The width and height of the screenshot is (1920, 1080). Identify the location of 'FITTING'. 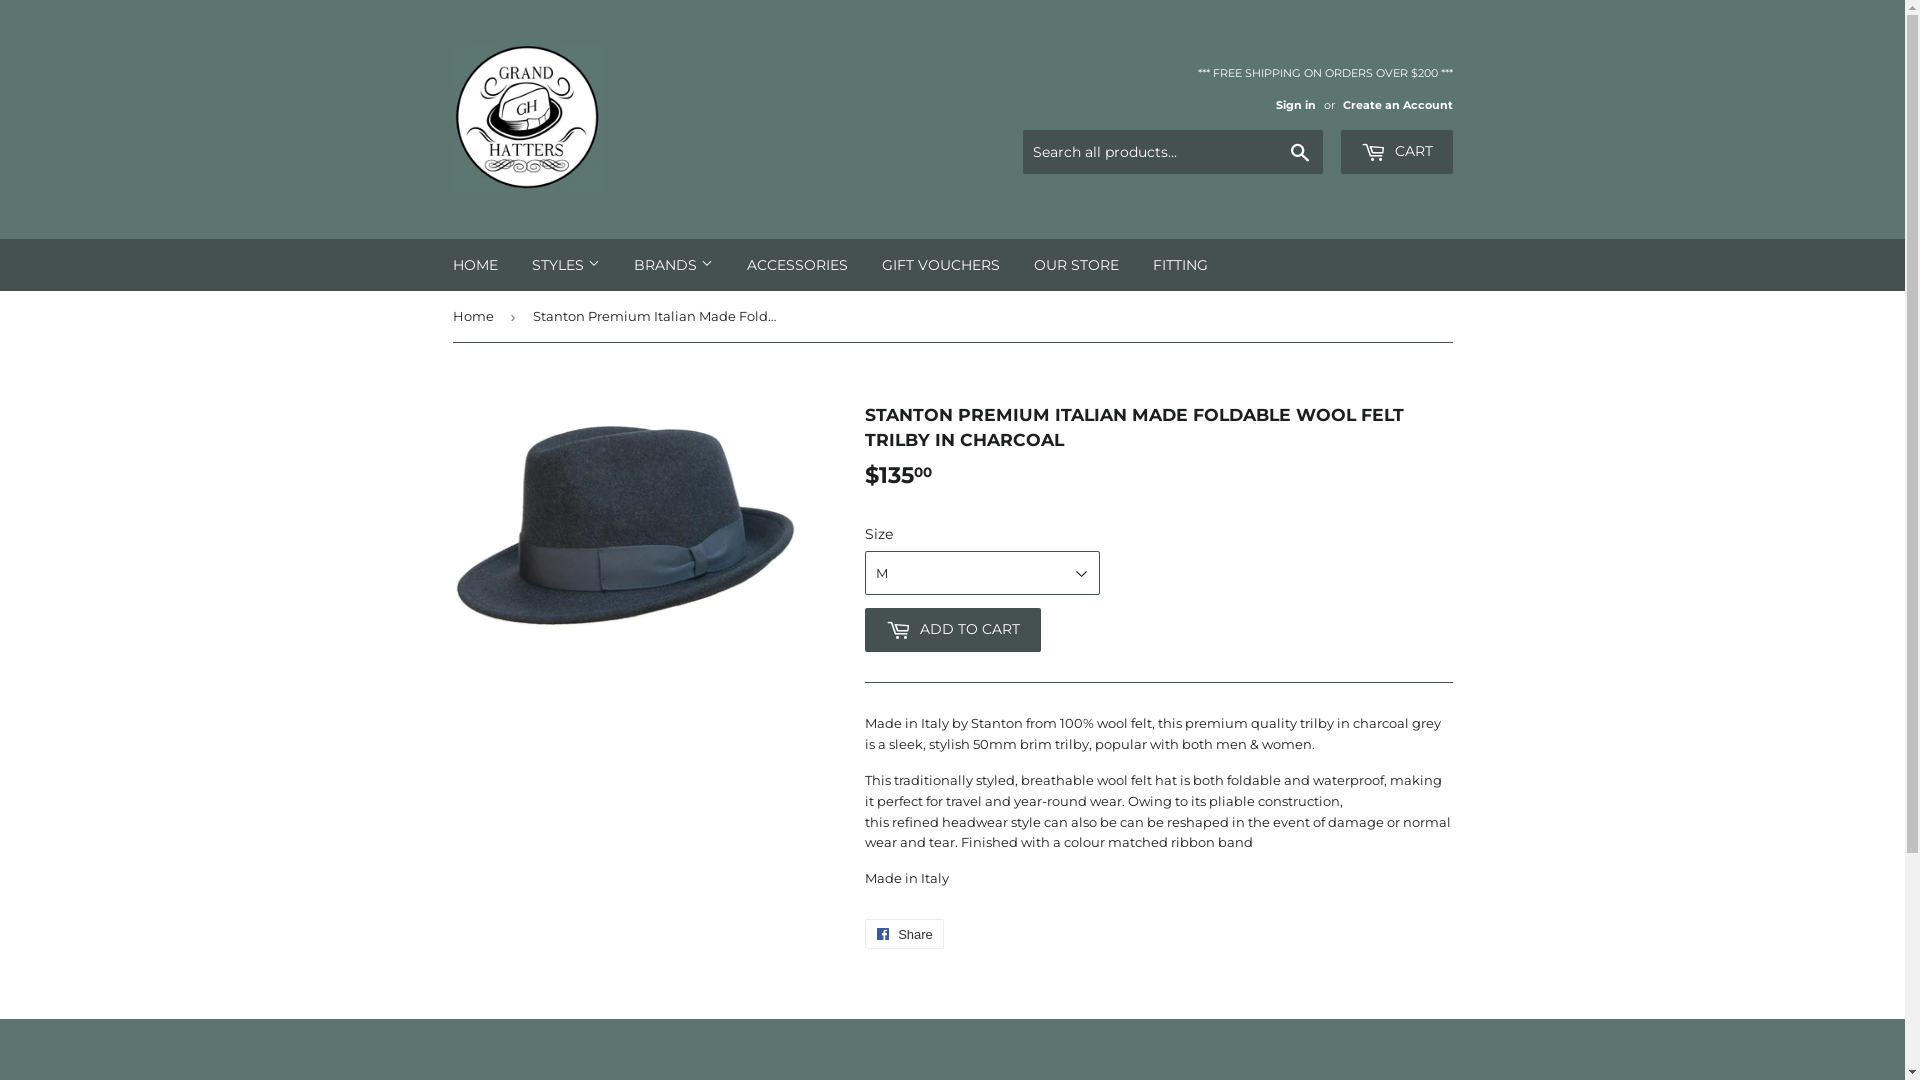
(1180, 264).